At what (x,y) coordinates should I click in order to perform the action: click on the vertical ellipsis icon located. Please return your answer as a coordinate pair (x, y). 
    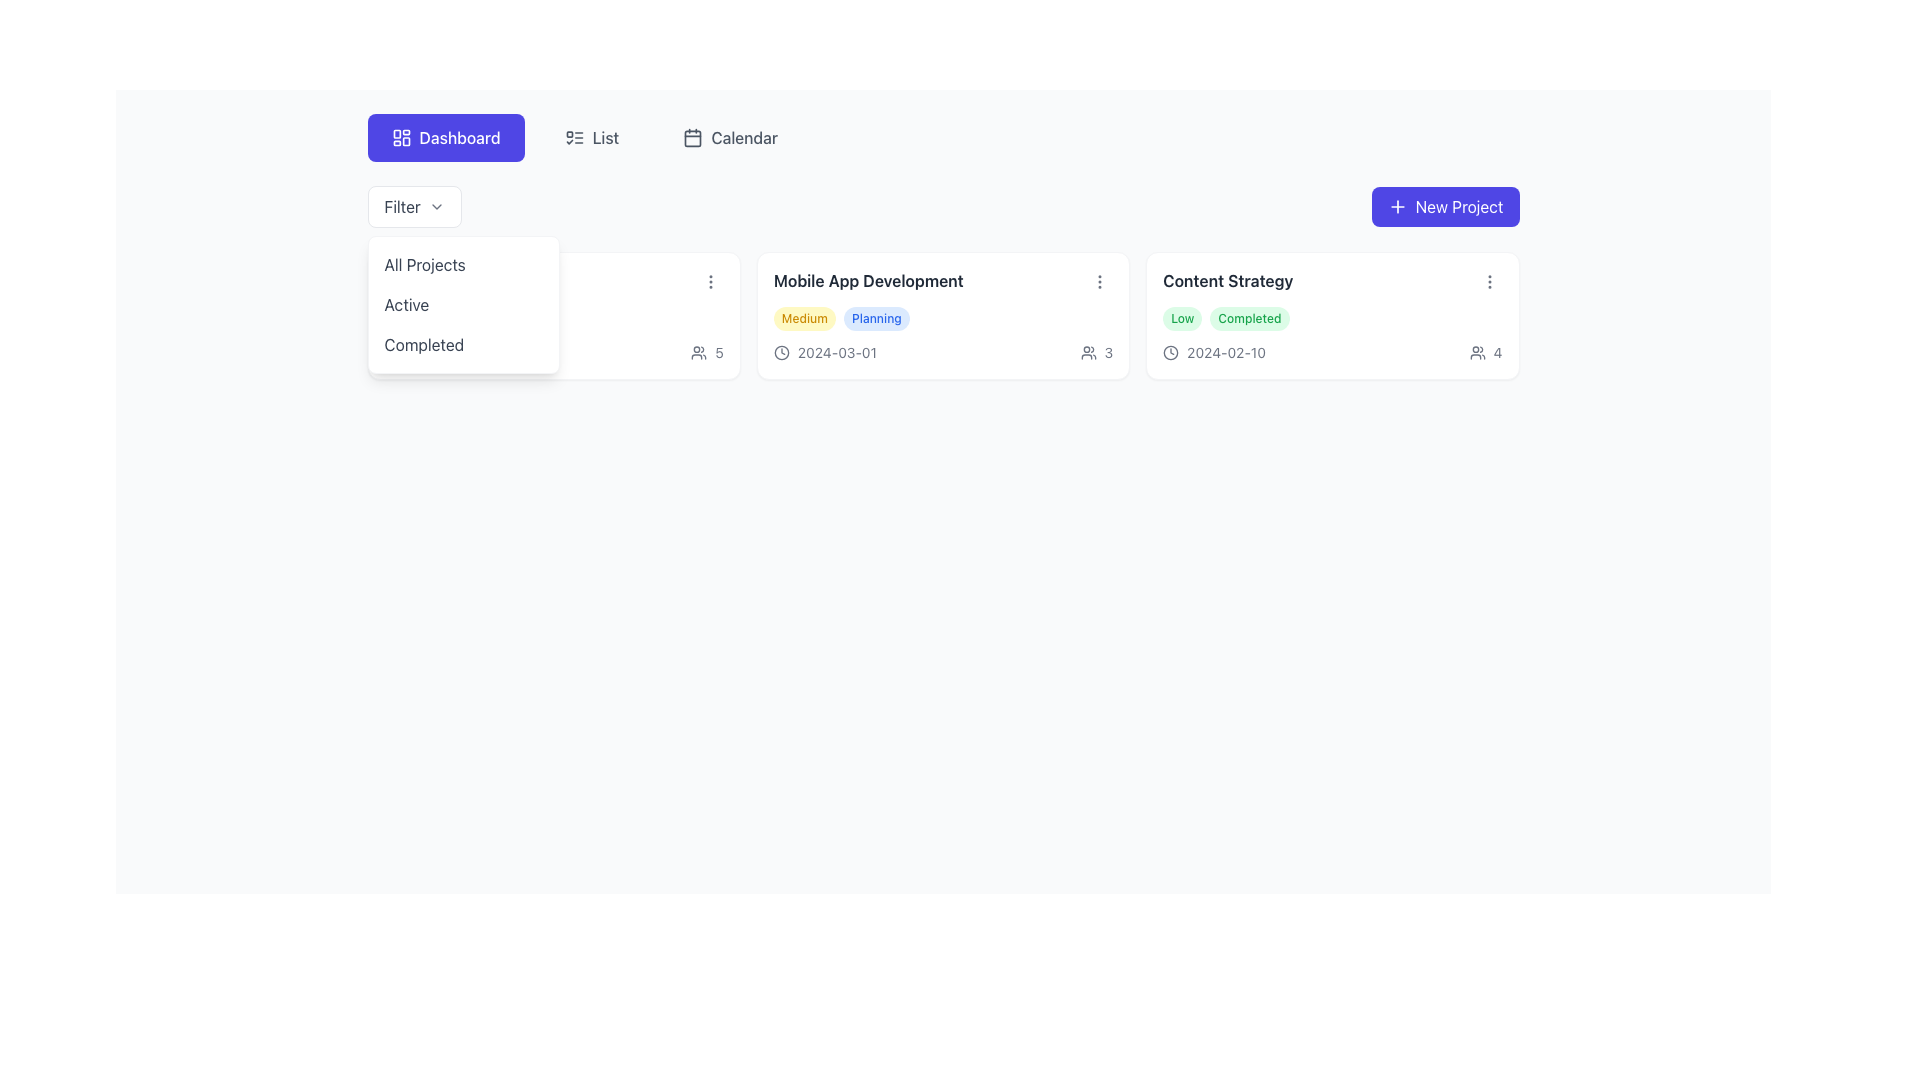
    Looking at the image, I should click on (1098, 281).